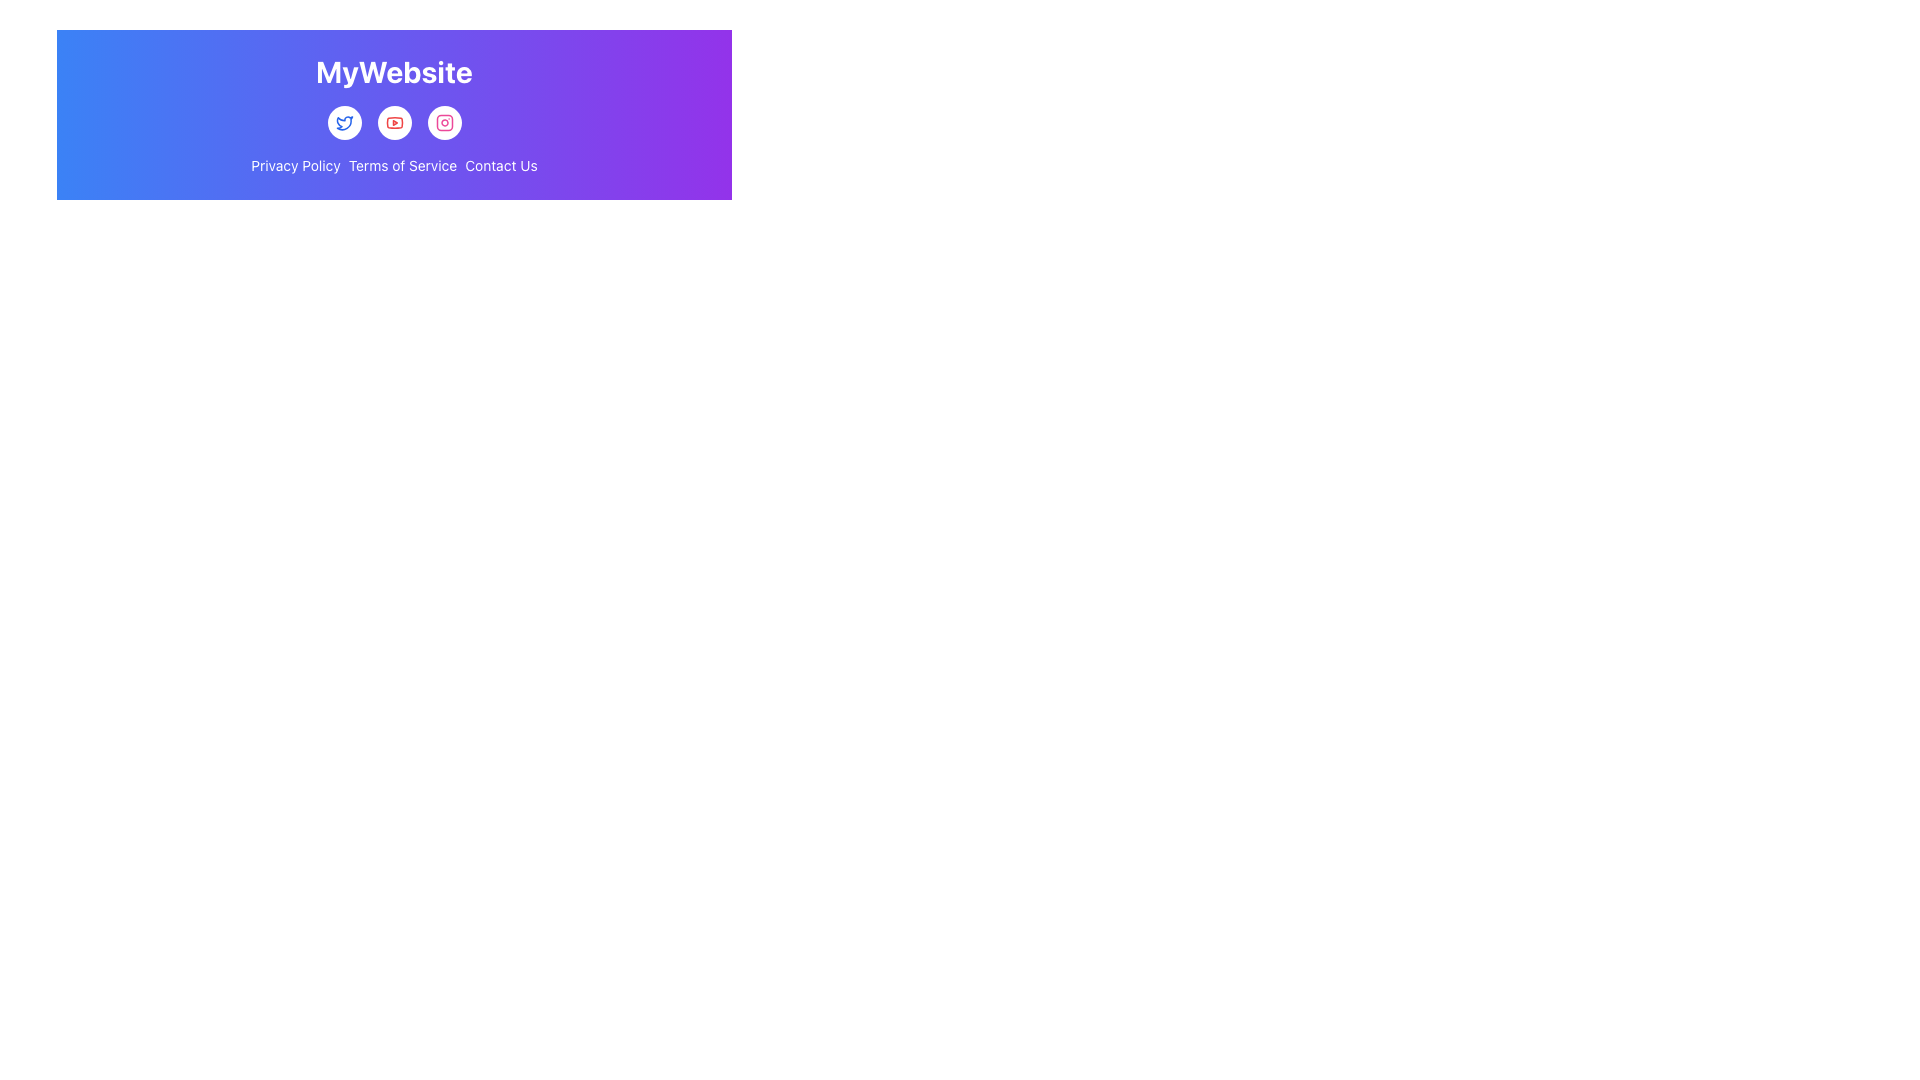 This screenshot has width=1920, height=1080. I want to click on the first hyperlink labeled 'Privacy Policy' that is located under the header 'MyWebsite' on the gradient background, so click(295, 164).